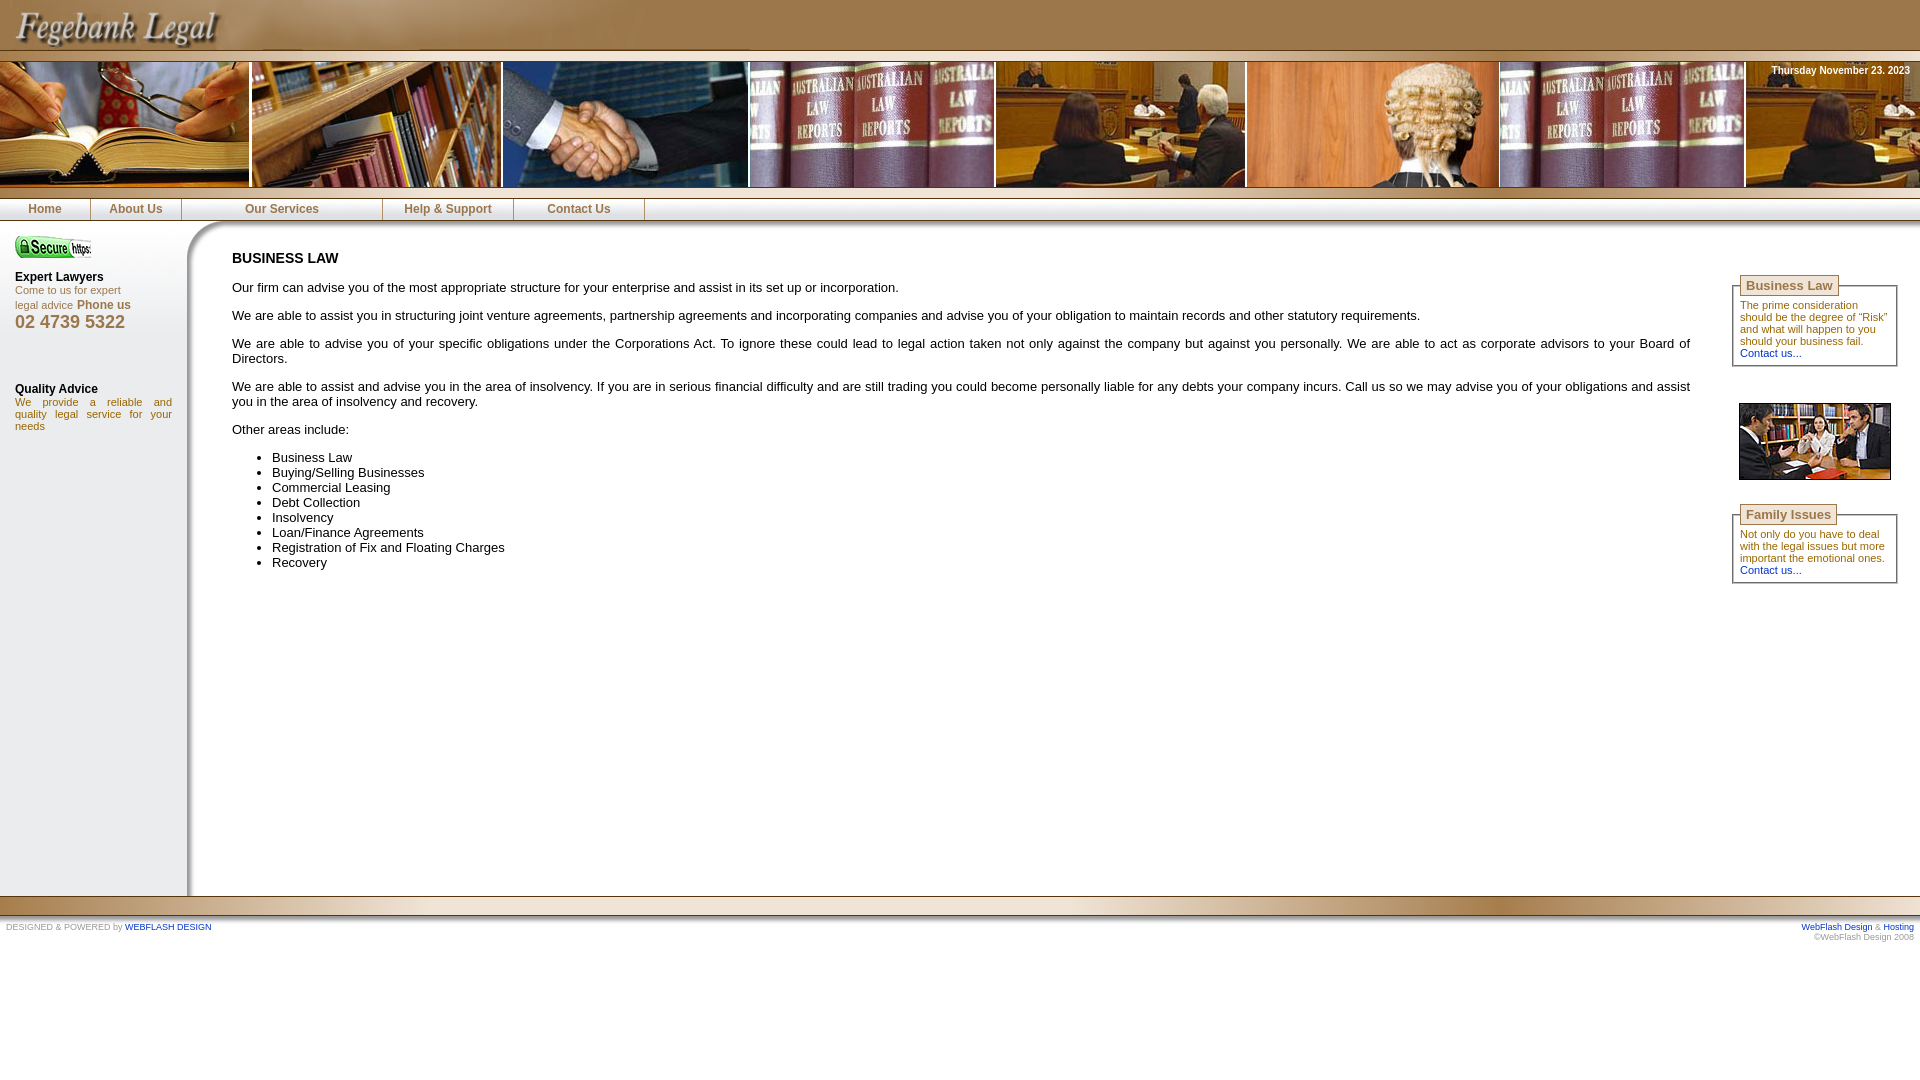 This screenshot has height=1080, width=1920. What do you see at coordinates (281, 209) in the screenshot?
I see `'Our Services'` at bounding box center [281, 209].